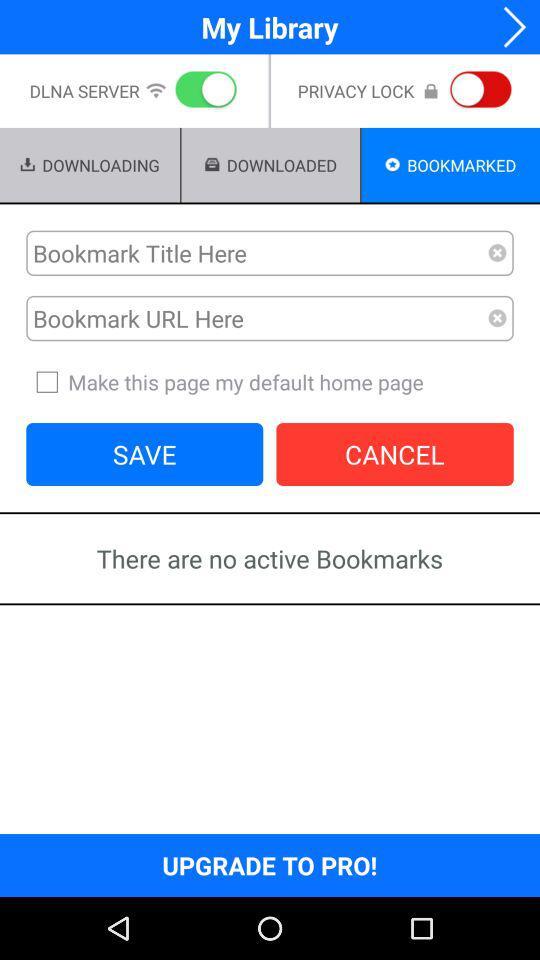 This screenshot has width=540, height=960. Describe the element at coordinates (508, 26) in the screenshot. I see `the app next to my library app` at that location.